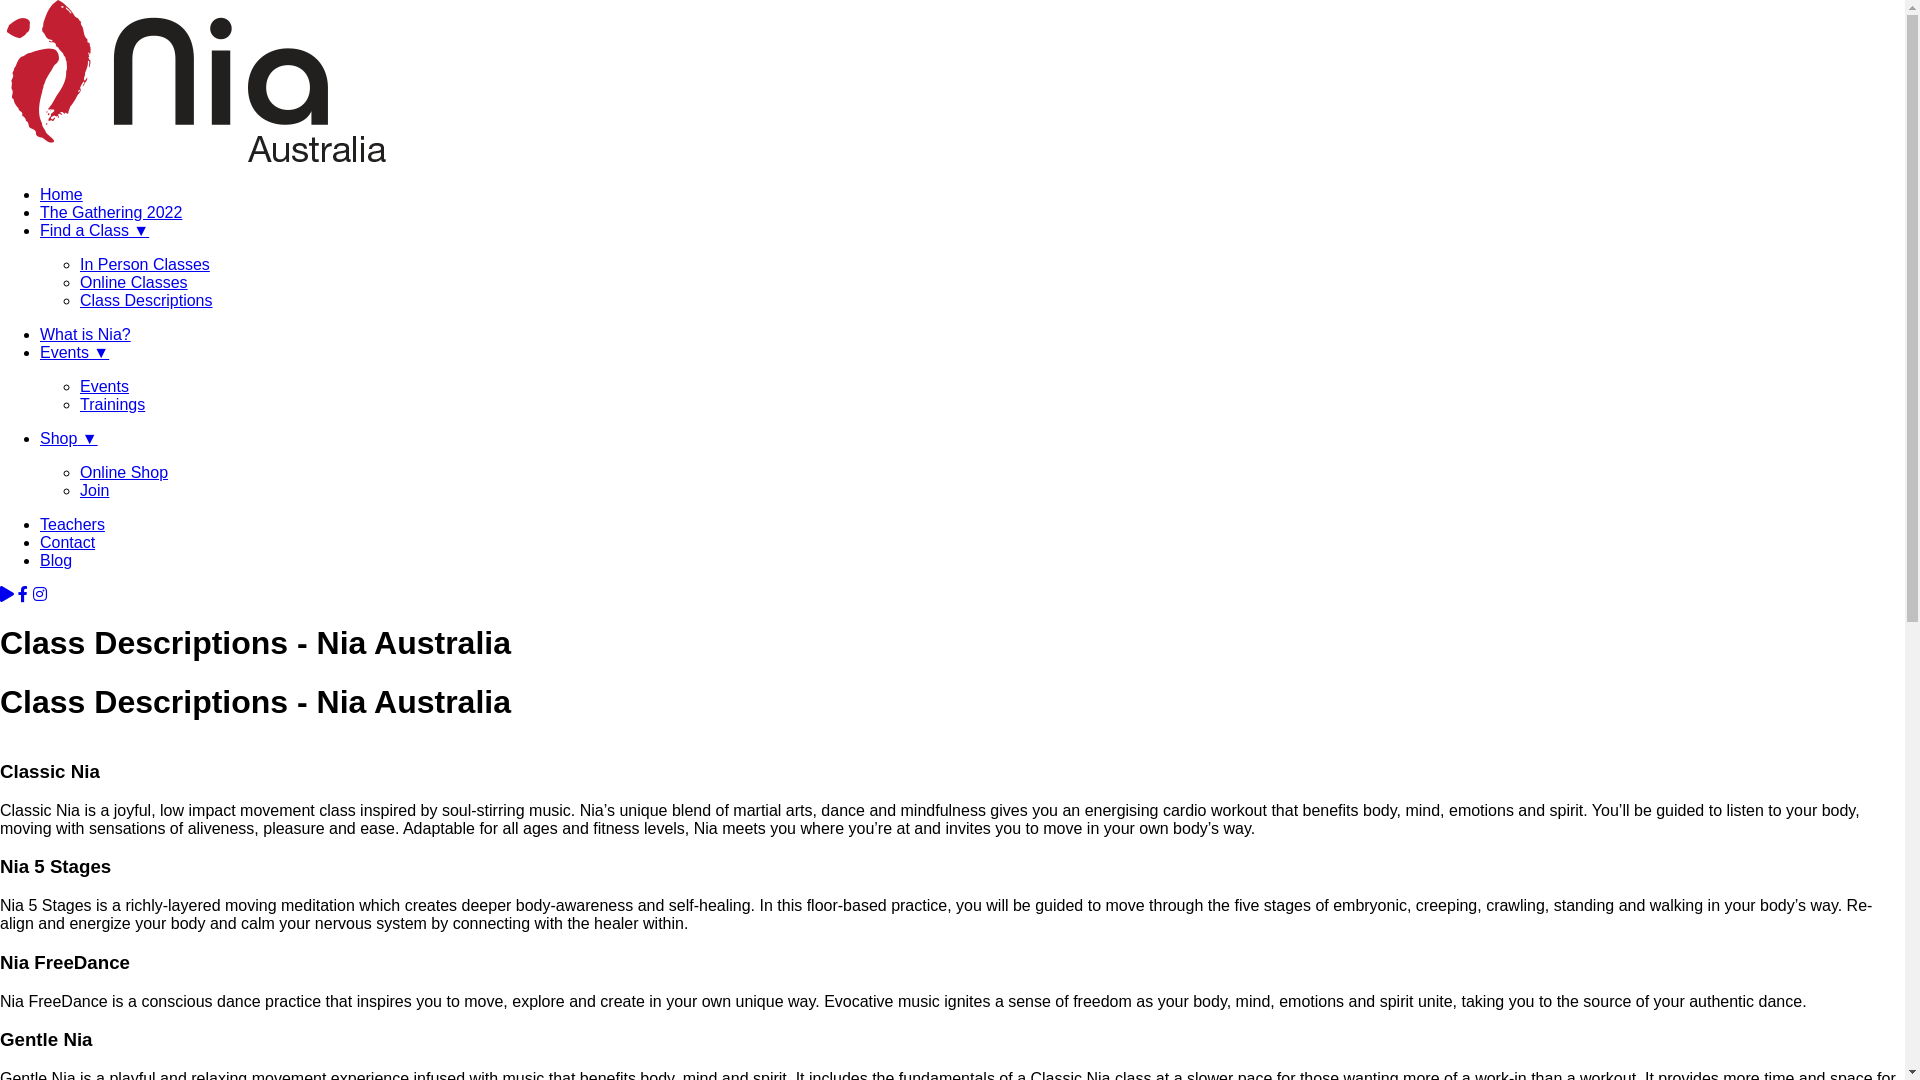 This screenshot has width=1920, height=1080. What do you see at coordinates (39, 212) in the screenshot?
I see `'The Gathering 2022'` at bounding box center [39, 212].